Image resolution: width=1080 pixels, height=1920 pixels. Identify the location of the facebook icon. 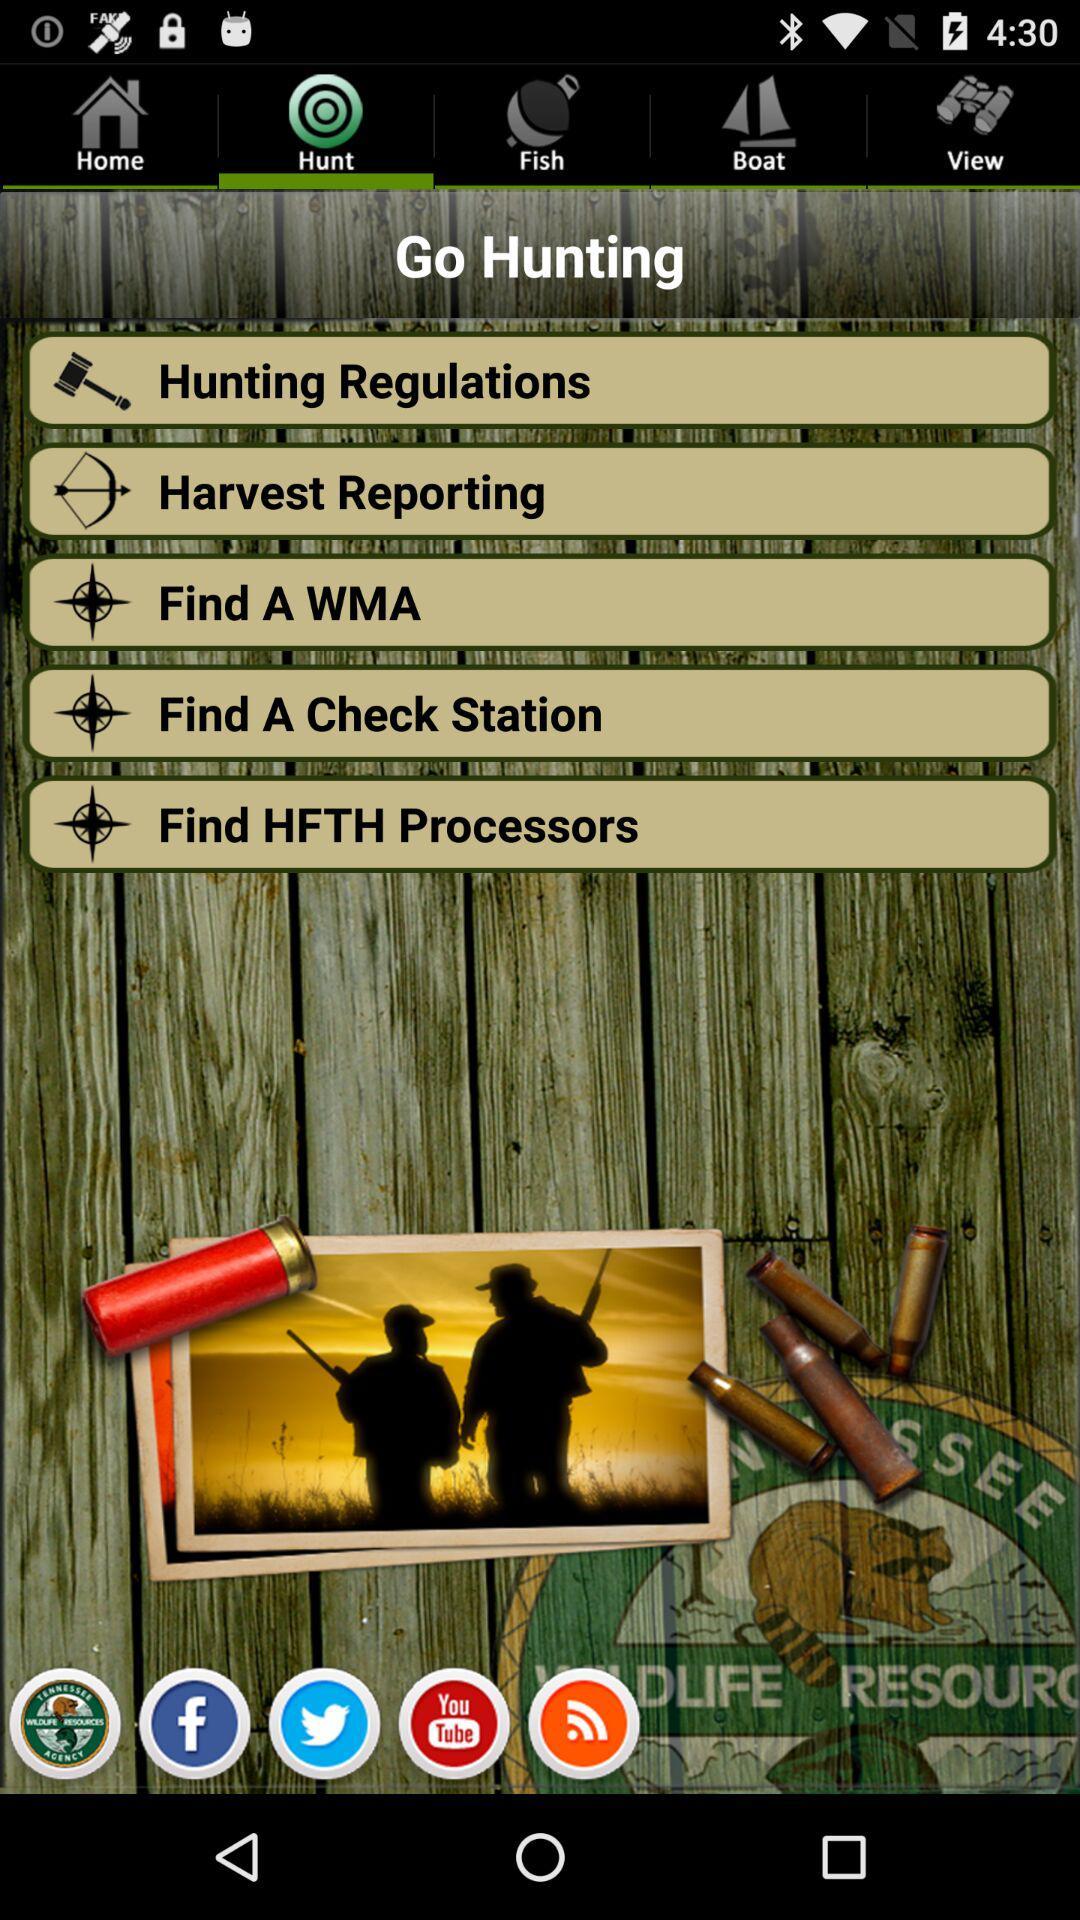
(194, 1849).